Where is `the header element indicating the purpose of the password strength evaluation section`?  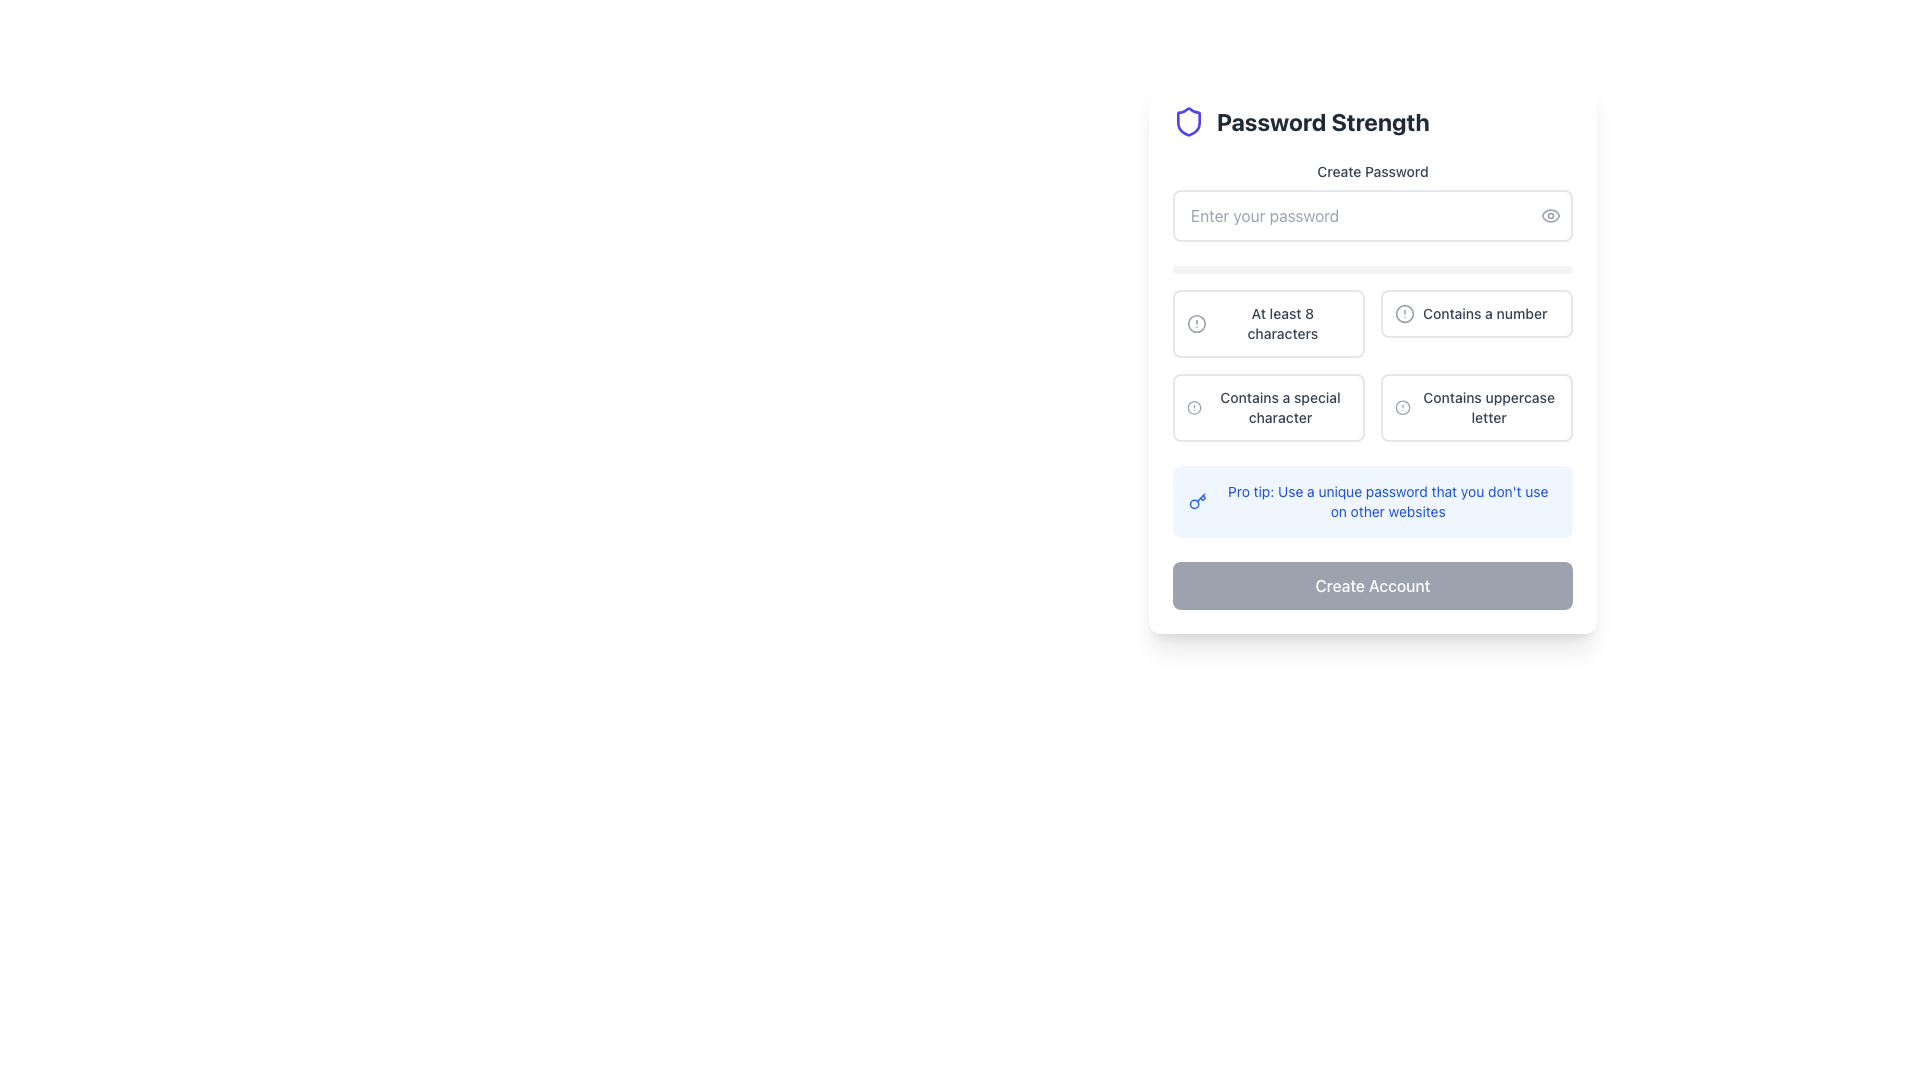 the header element indicating the purpose of the password strength evaluation section is located at coordinates (1371, 122).